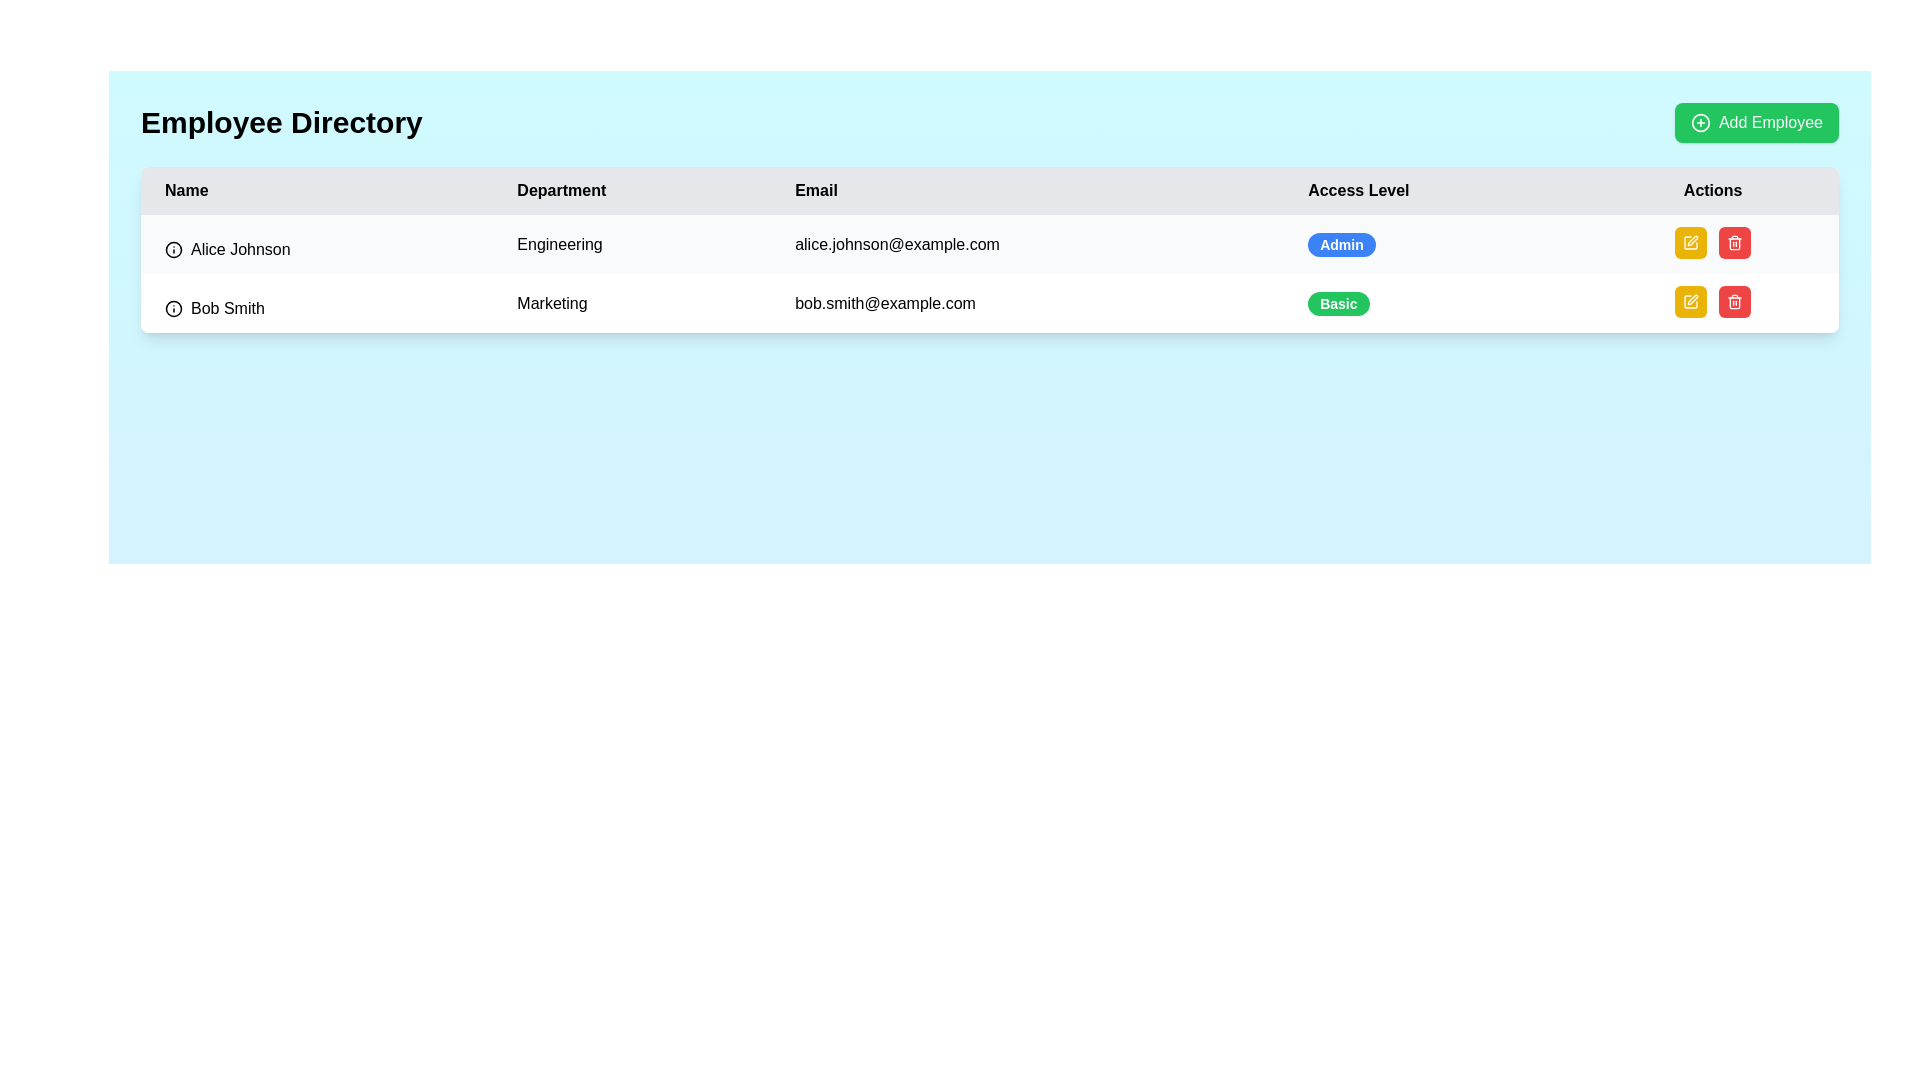 Image resolution: width=1920 pixels, height=1080 pixels. Describe the element at coordinates (1734, 301) in the screenshot. I see `the delete icon button located in the last column of the table for the entry 'Bob Smith'` at that location.